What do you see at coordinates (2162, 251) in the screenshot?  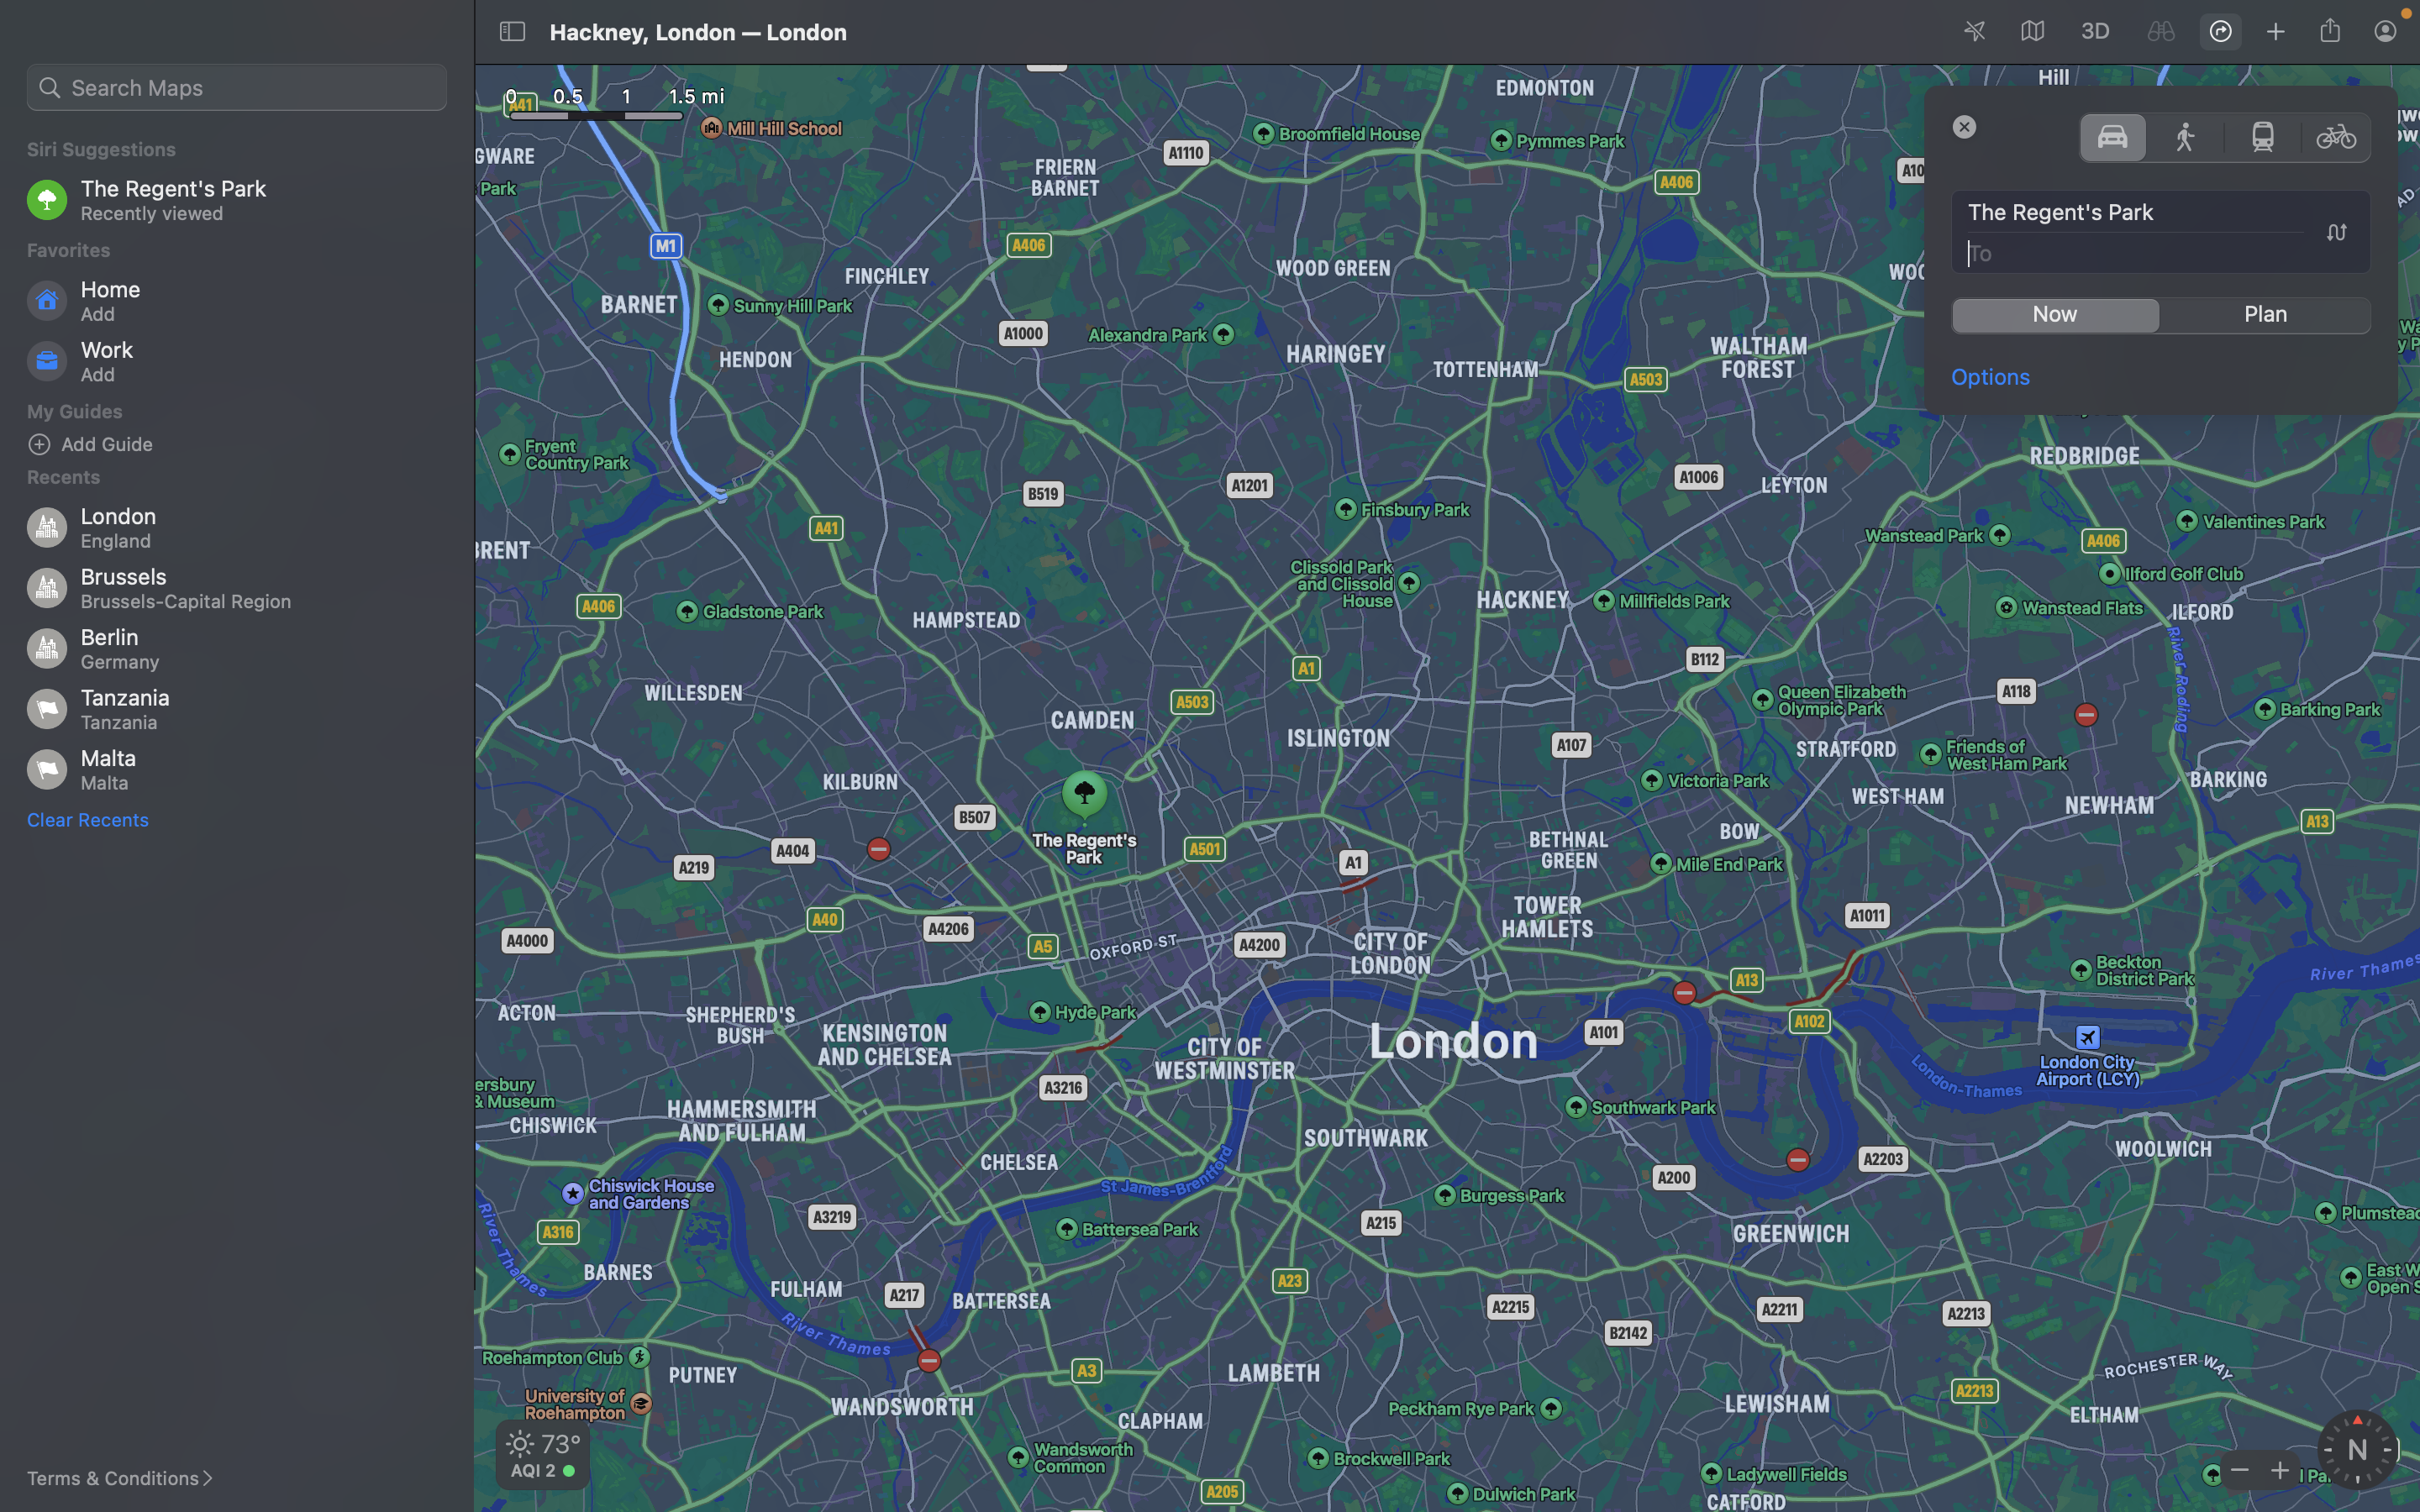 I see `Move to the "destination" input field, input Paris and submit with enter` at bounding box center [2162, 251].